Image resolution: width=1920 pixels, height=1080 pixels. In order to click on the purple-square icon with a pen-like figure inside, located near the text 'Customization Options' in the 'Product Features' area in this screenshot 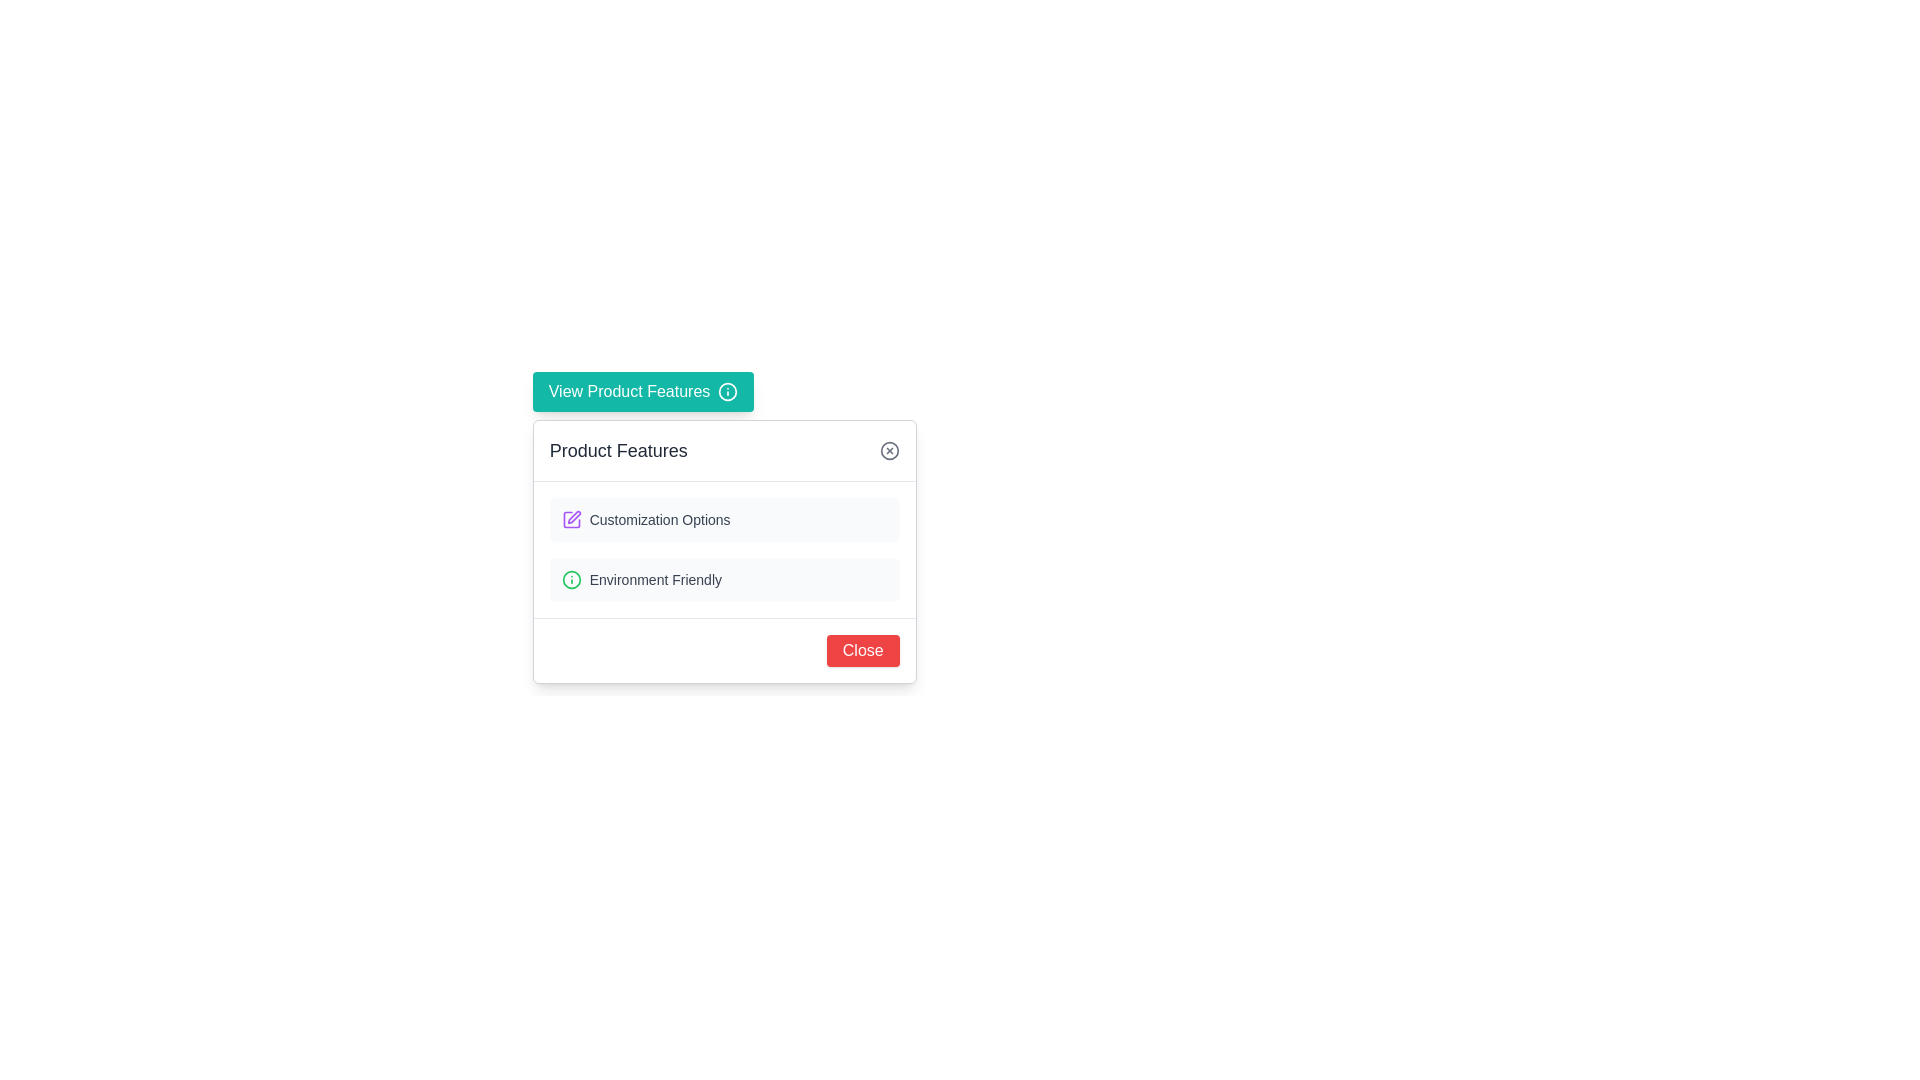, I will do `click(570, 519)`.